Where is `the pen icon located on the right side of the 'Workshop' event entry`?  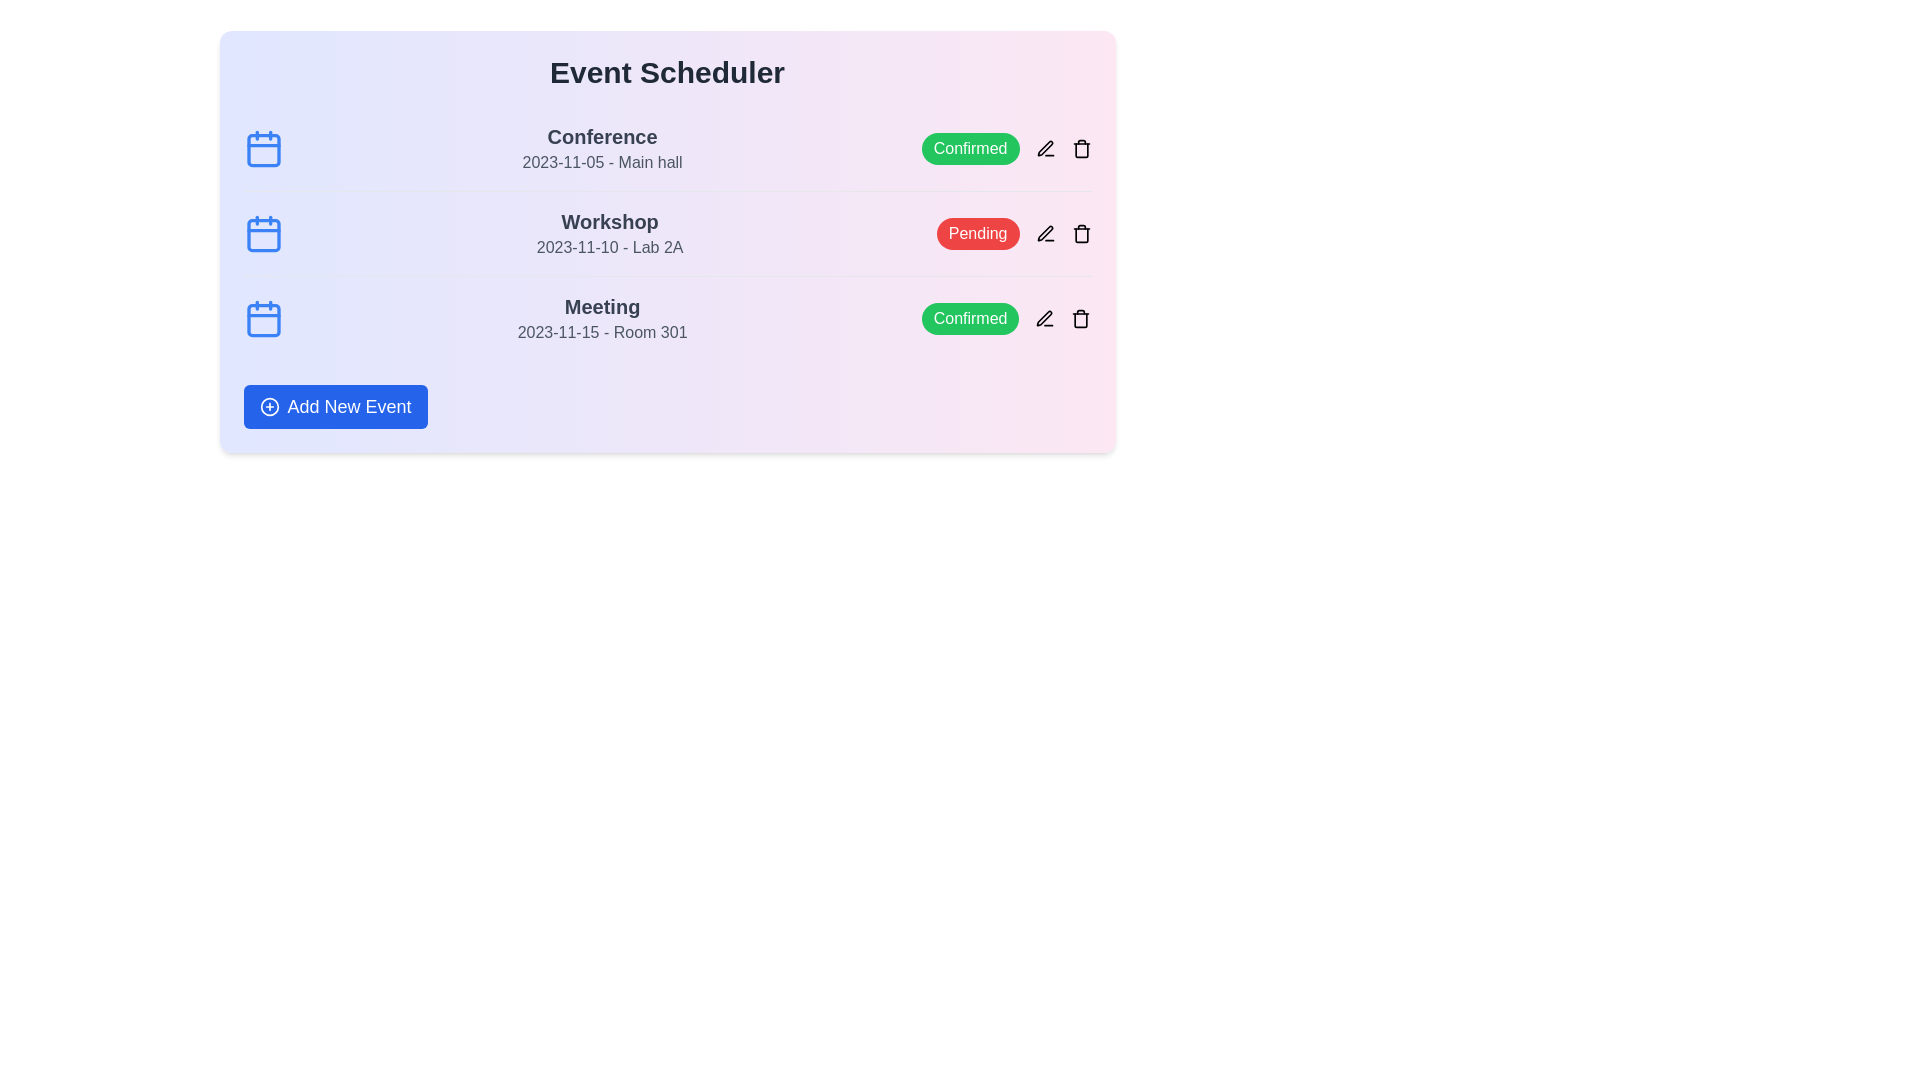
the pen icon located on the right side of the 'Workshop' event entry is located at coordinates (1044, 233).